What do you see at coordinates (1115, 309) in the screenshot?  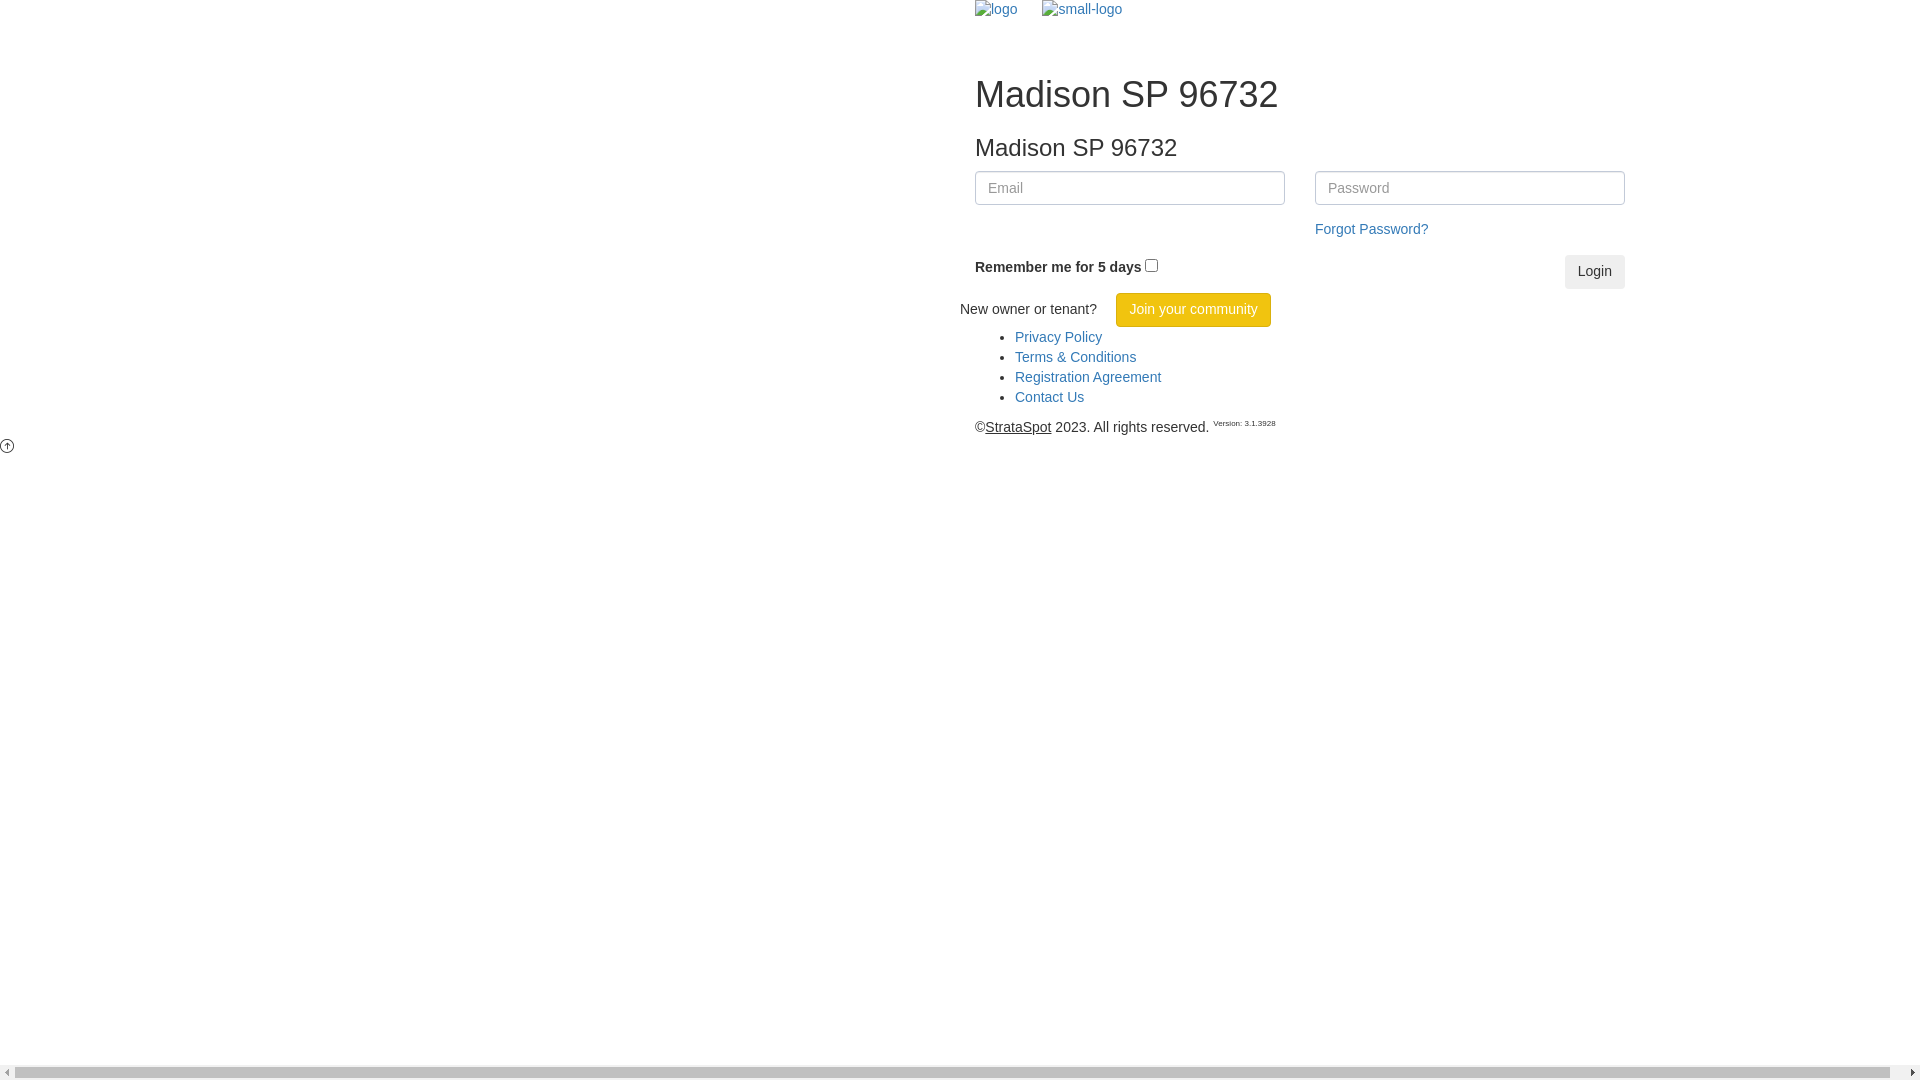 I see `'Join your community'` at bounding box center [1115, 309].